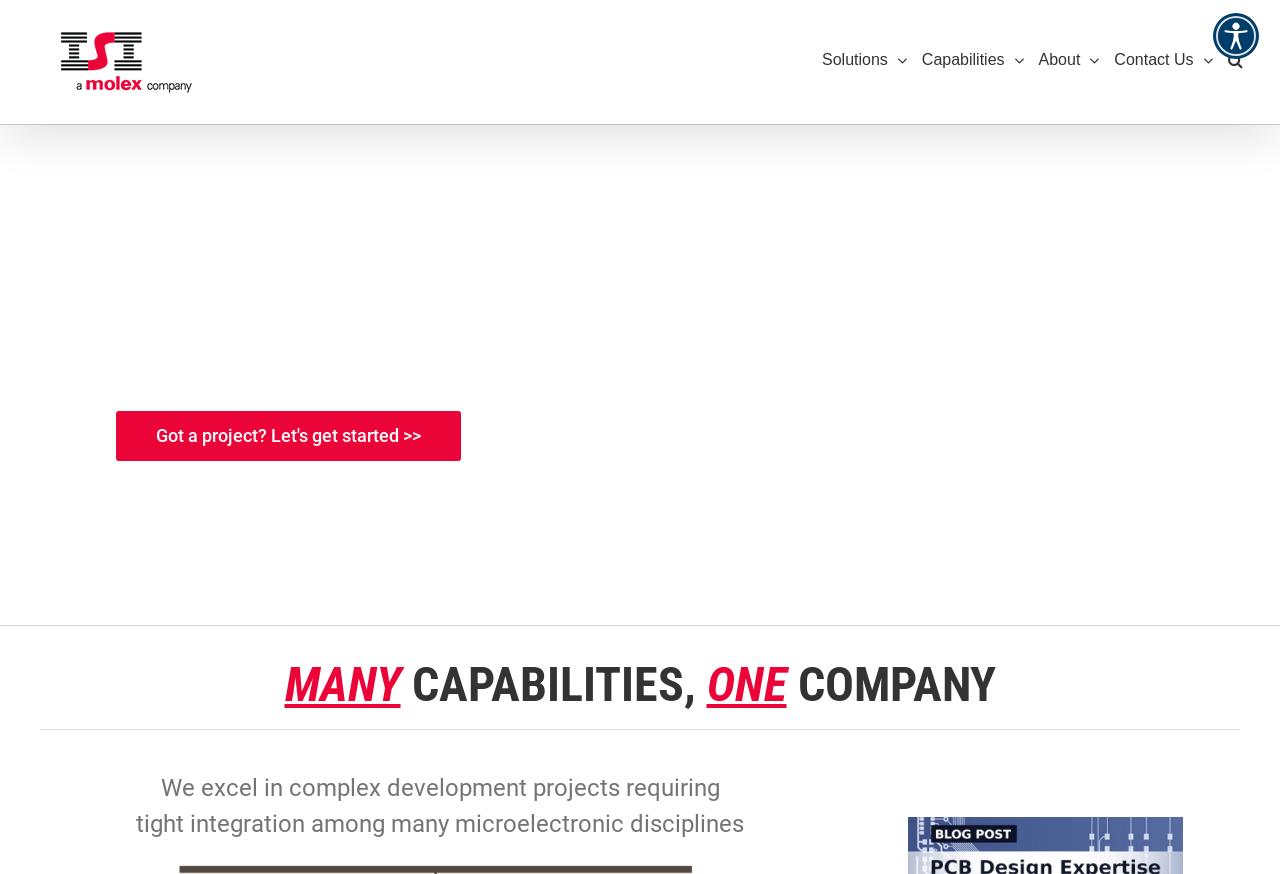  I want to click on 'CAPABILITIES,', so click(558, 684).